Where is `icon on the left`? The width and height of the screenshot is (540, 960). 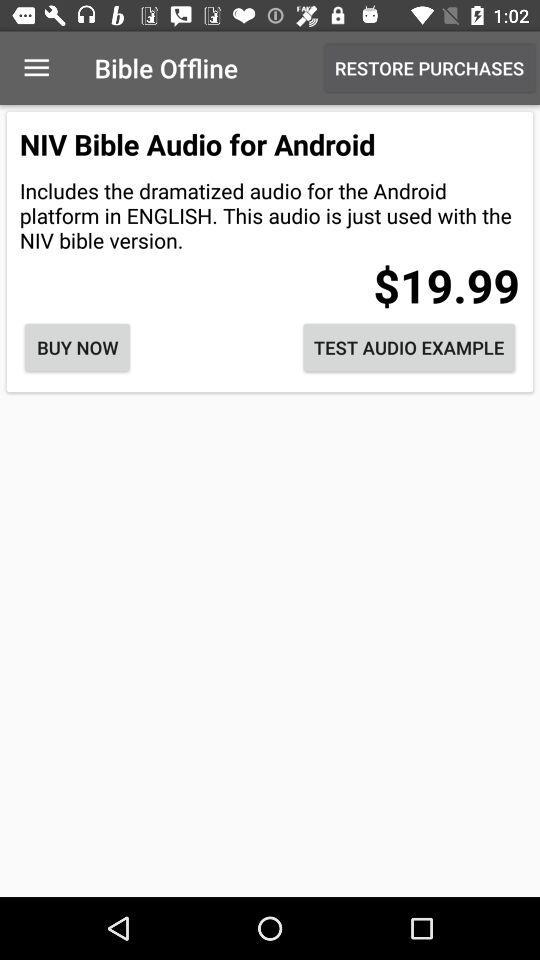 icon on the left is located at coordinates (76, 347).